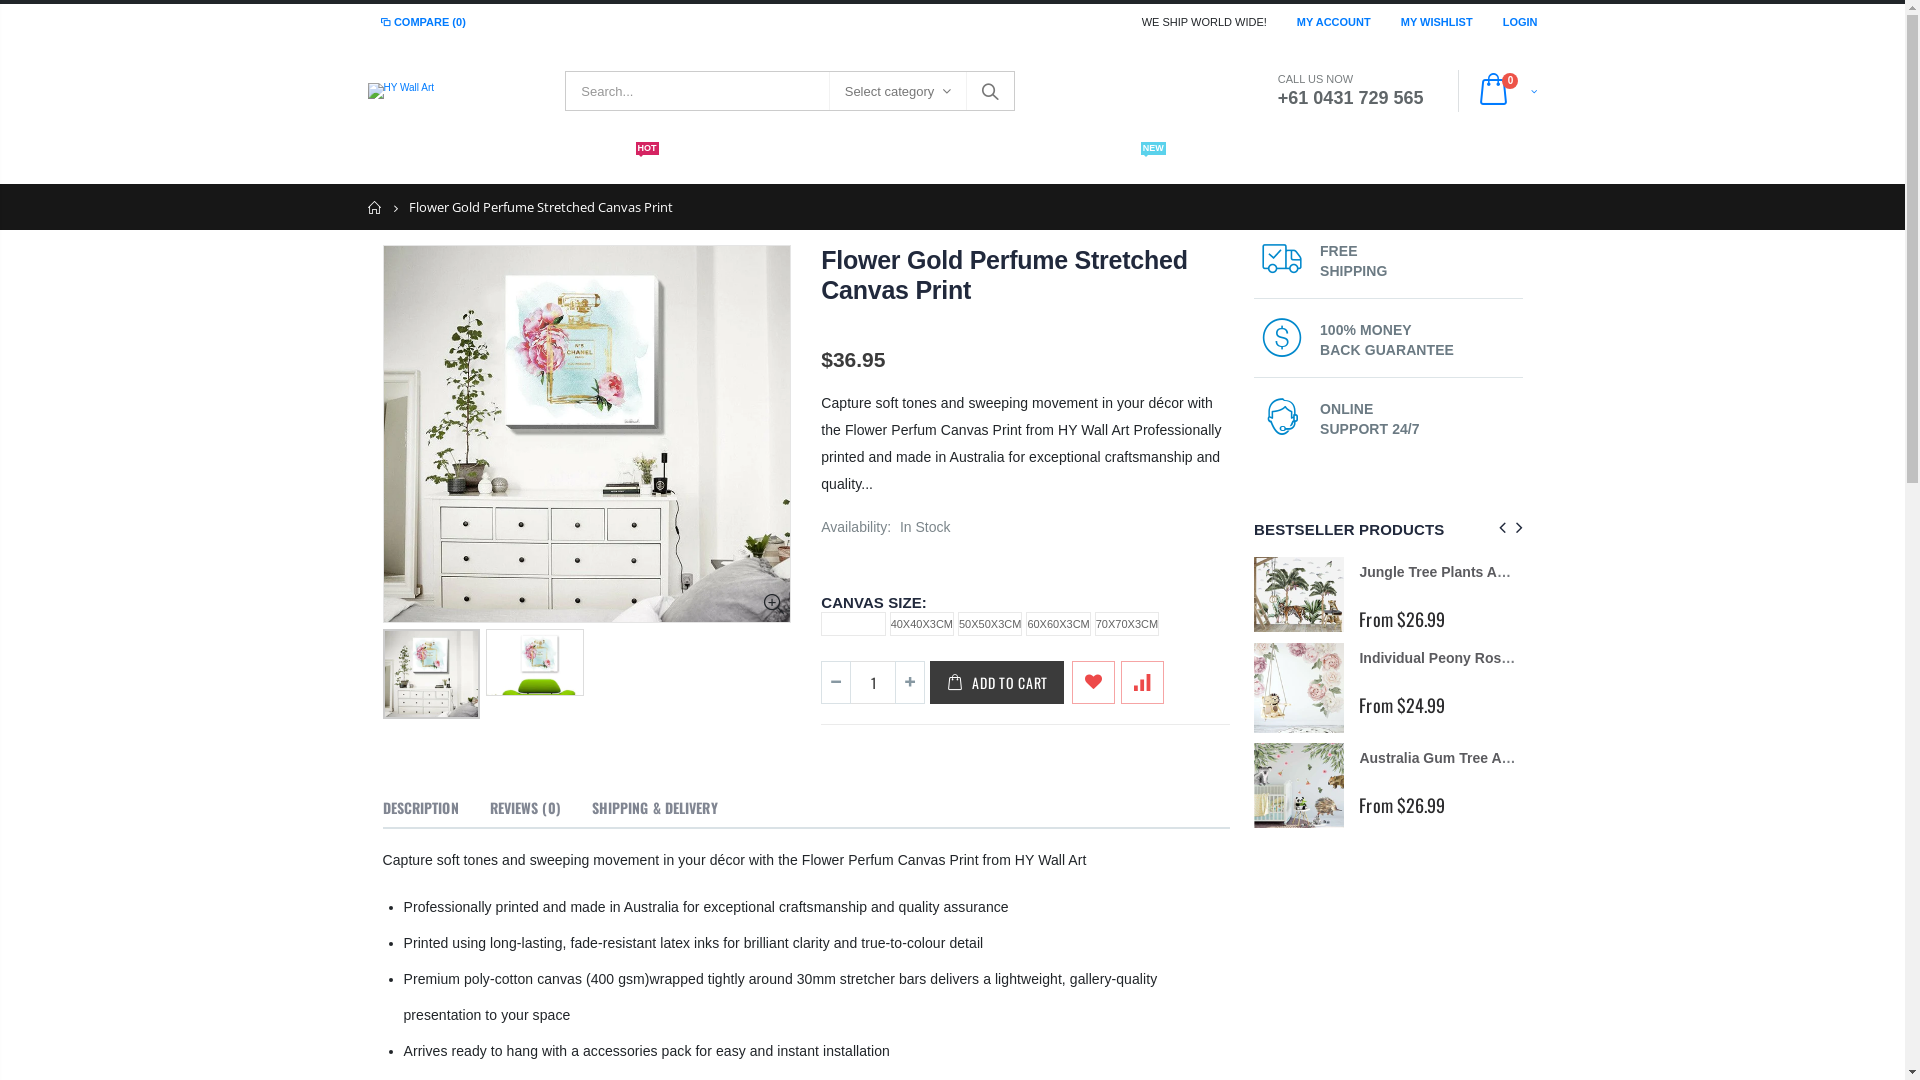  What do you see at coordinates (419, 808) in the screenshot?
I see `'DESCRIPTION'` at bounding box center [419, 808].